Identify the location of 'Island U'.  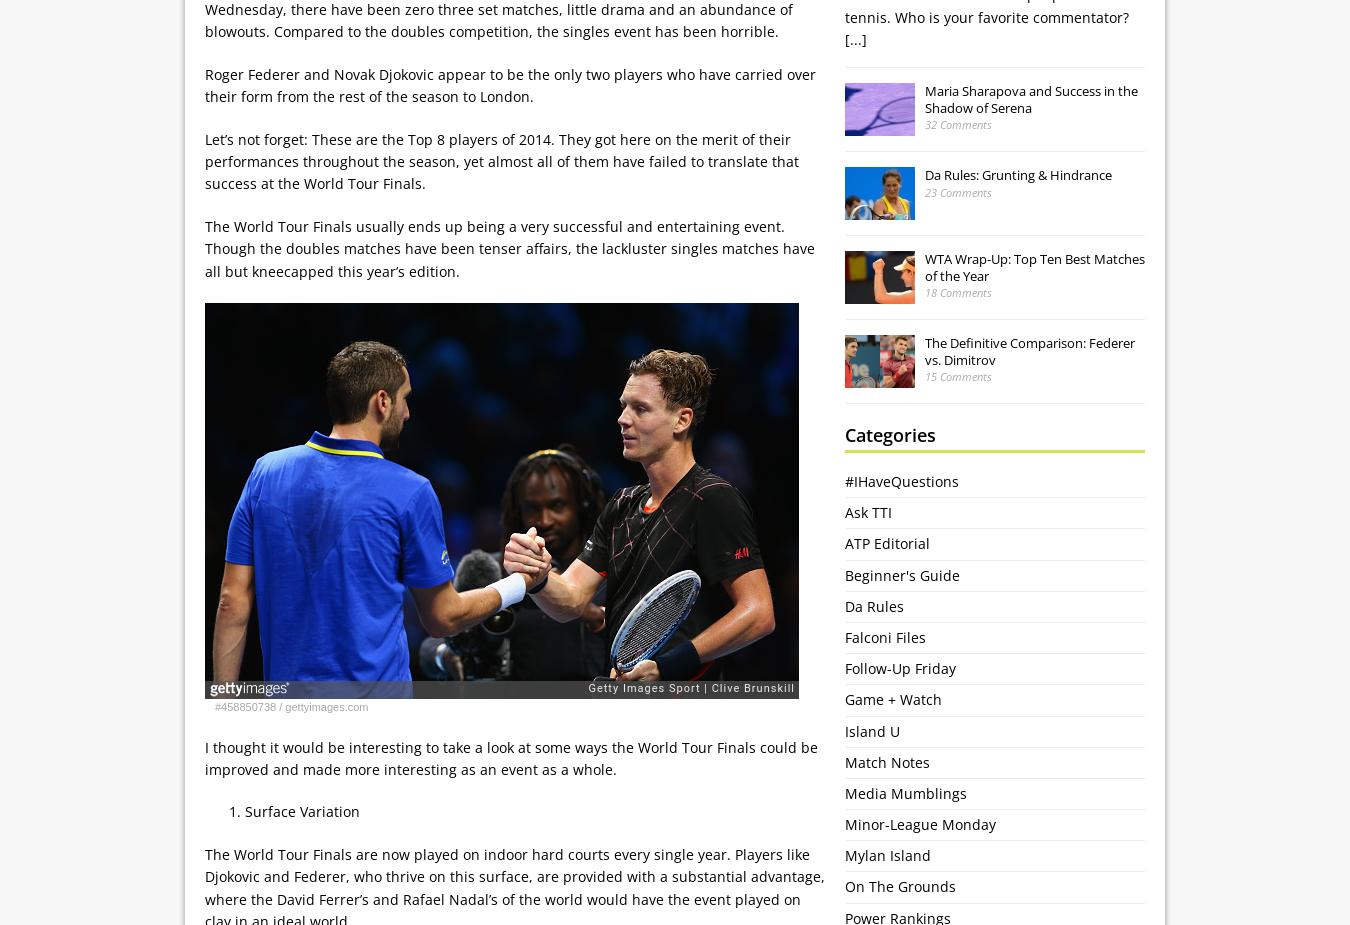
(872, 730).